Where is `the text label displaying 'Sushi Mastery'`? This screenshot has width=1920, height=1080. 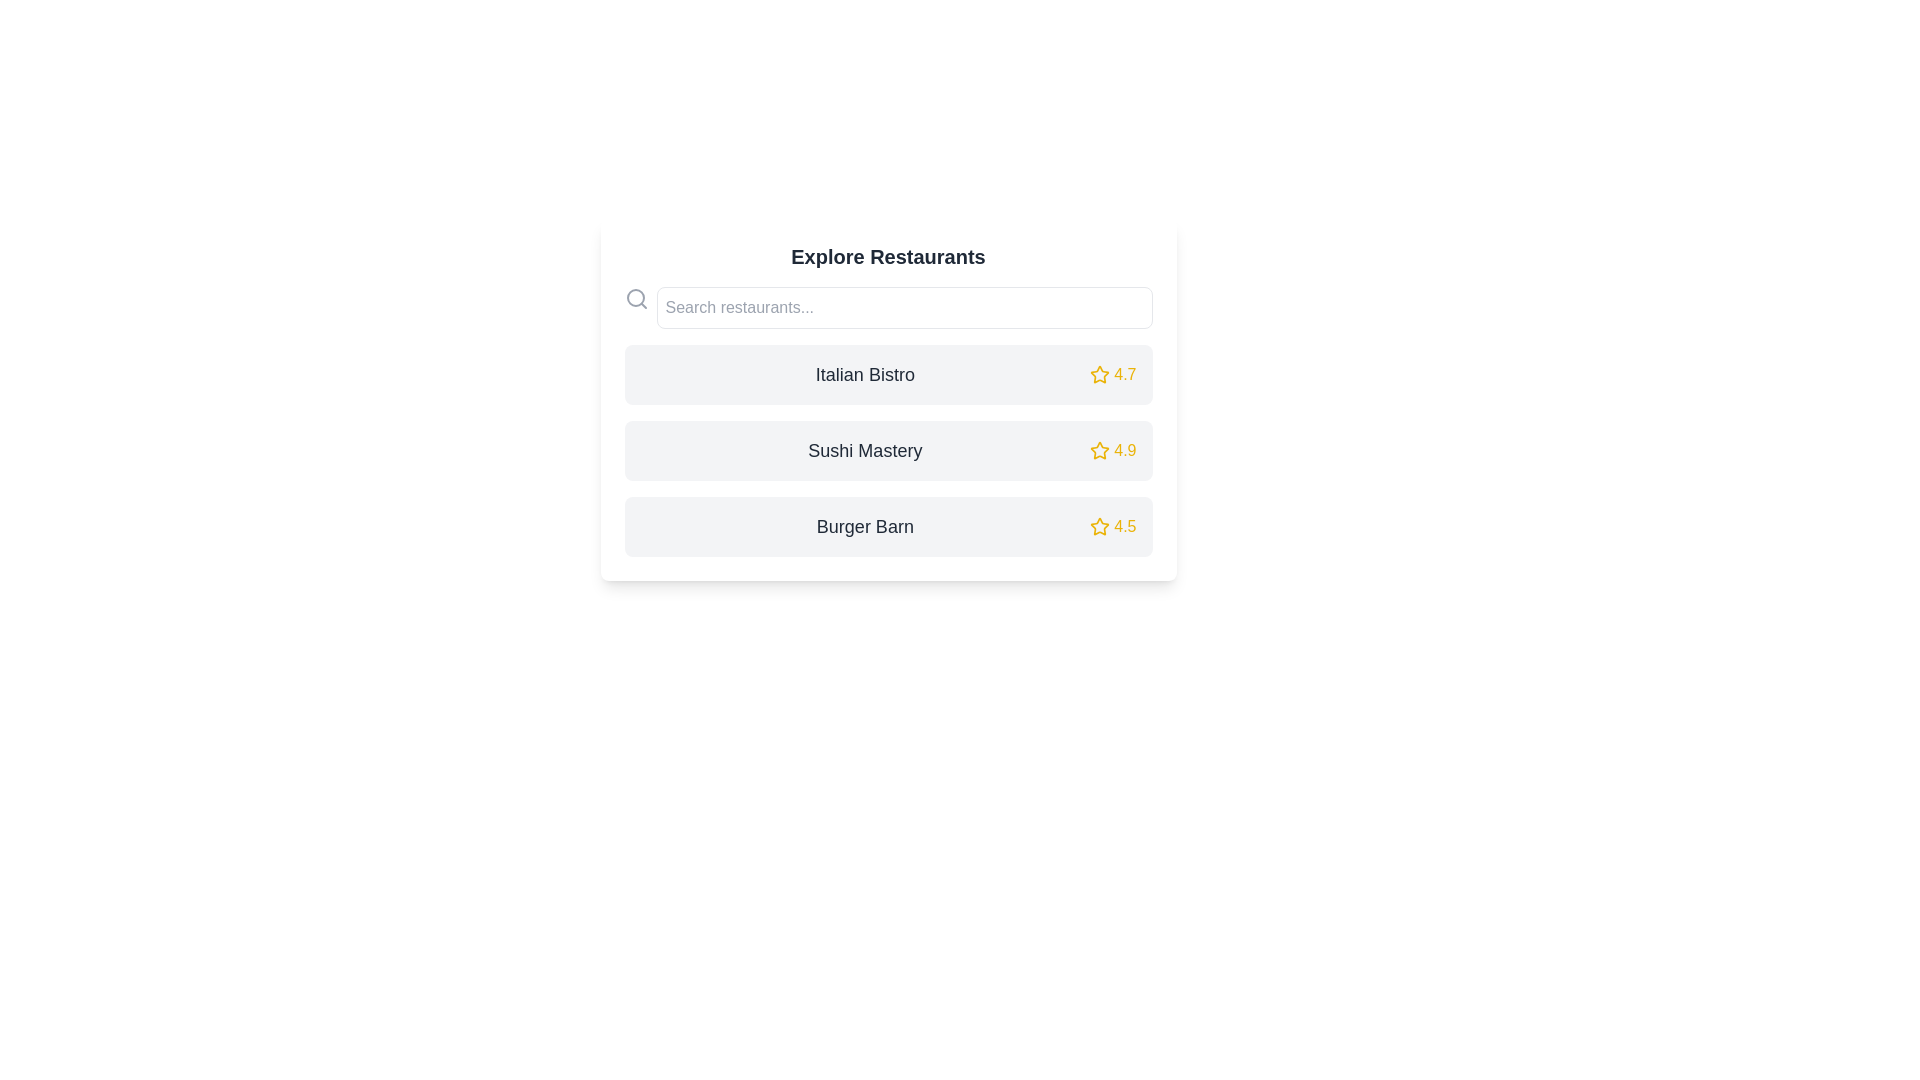
the text label displaying 'Sushi Mastery' is located at coordinates (865, 451).